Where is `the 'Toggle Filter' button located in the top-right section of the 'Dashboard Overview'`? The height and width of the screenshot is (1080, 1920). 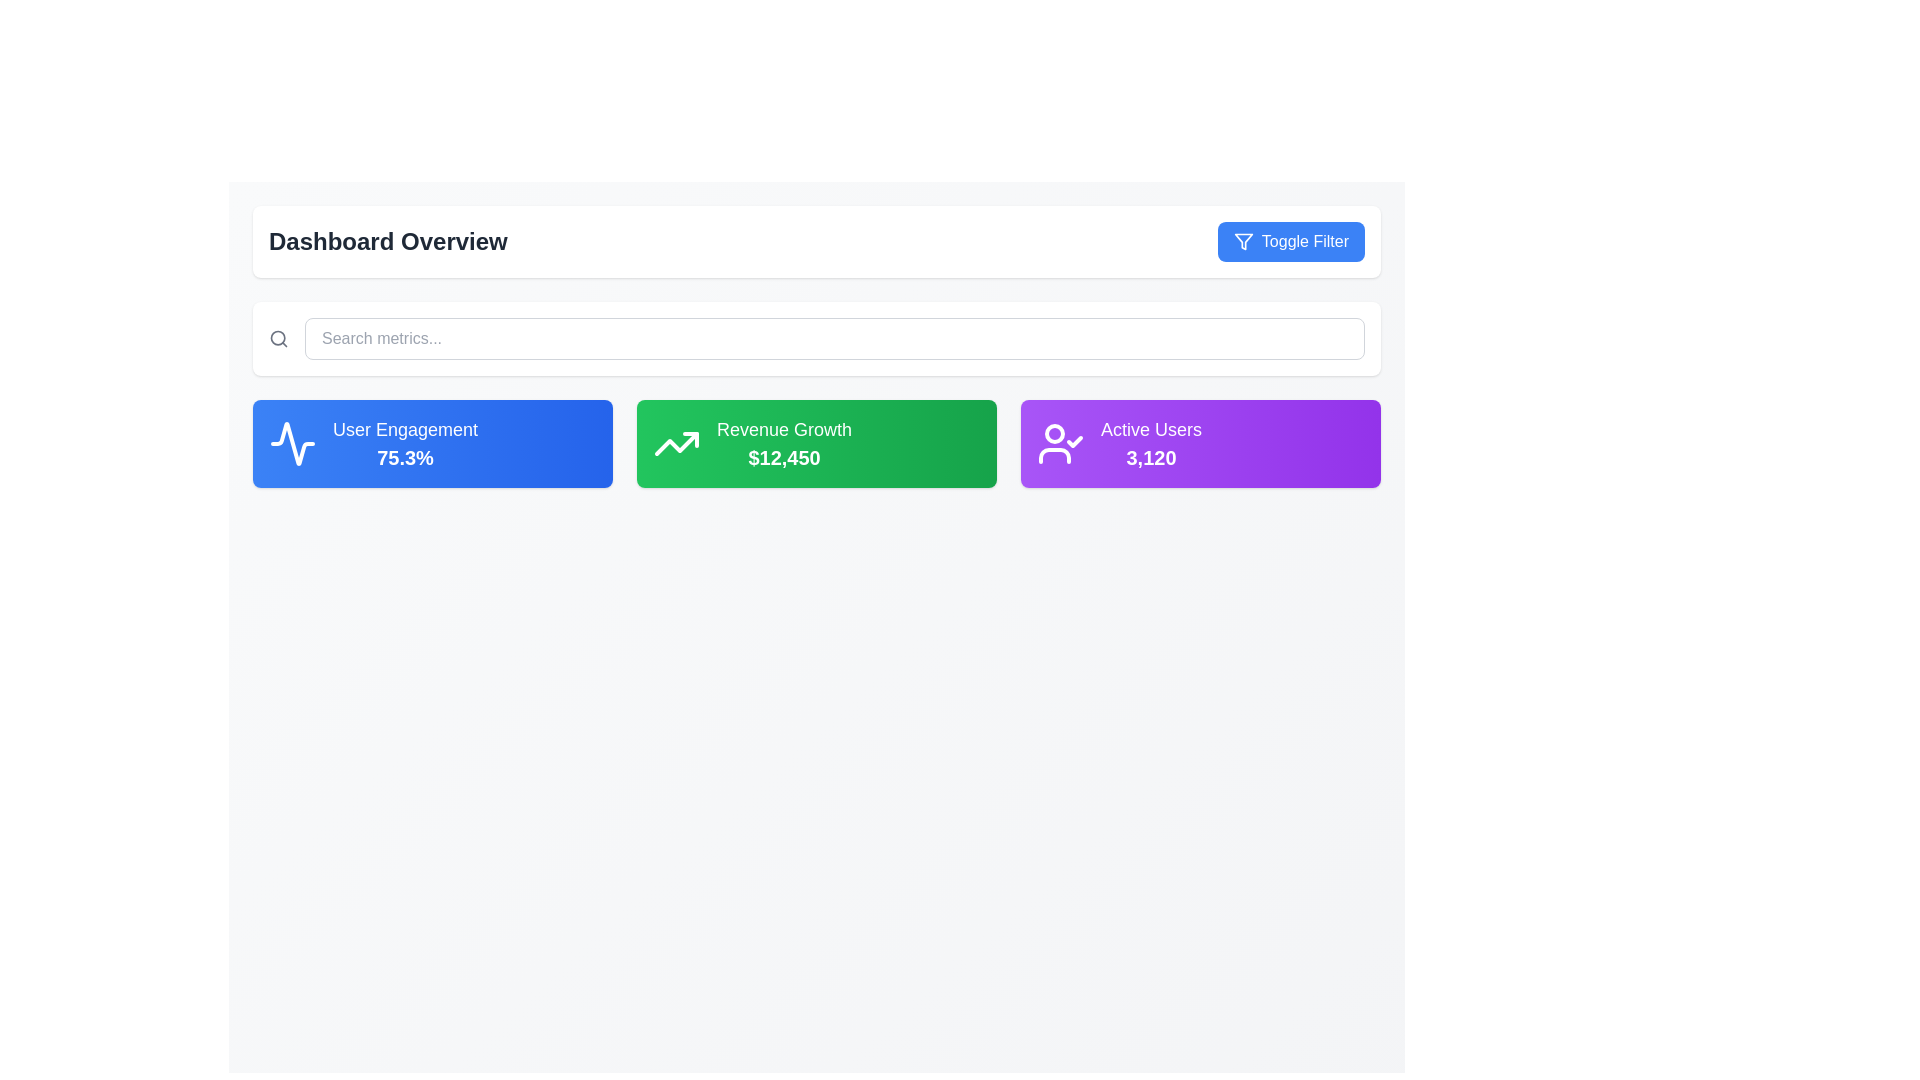 the 'Toggle Filter' button located in the top-right section of the 'Dashboard Overview' is located at coordinates (1291, 241).